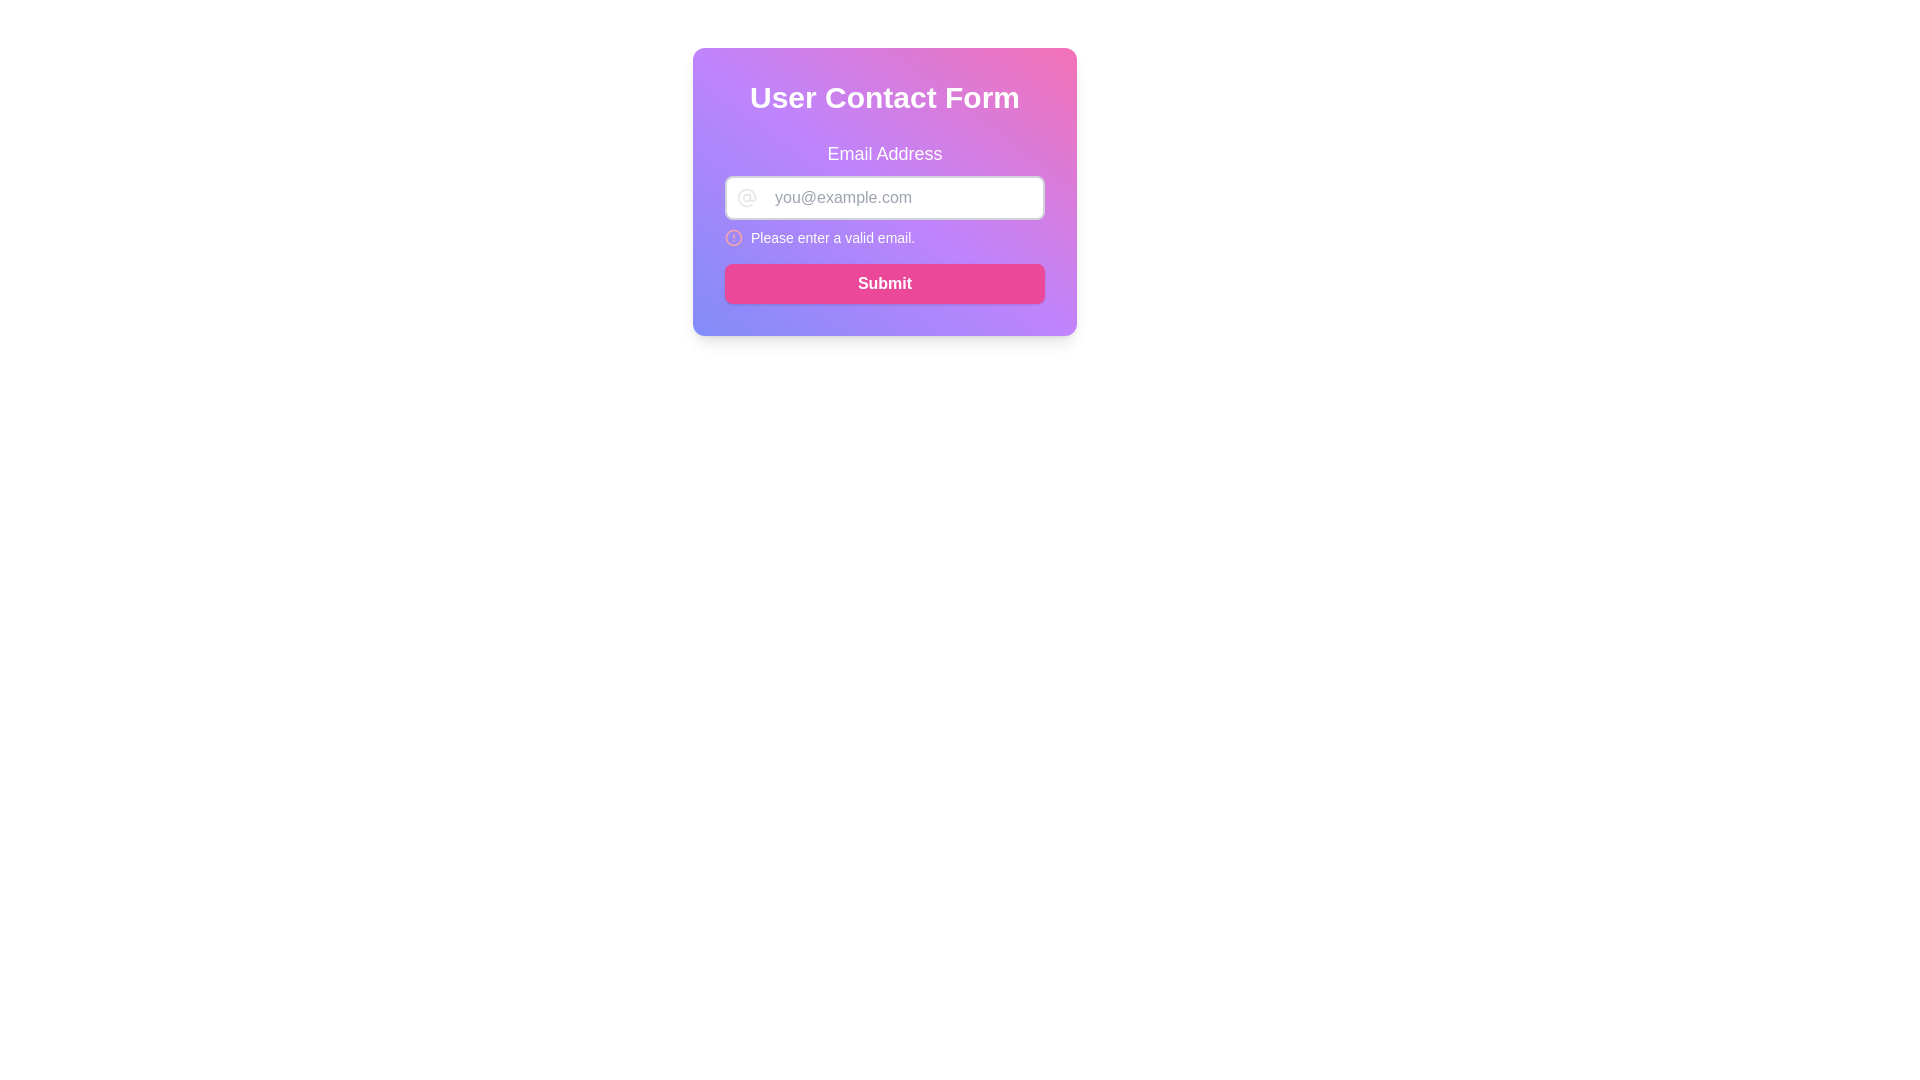  I want to click on the text label displaying 'Please enter a valid email', which is styled in plain white font and positioned to the right of a red circular alert icon, indicating an invalid email status, so click(833, 237).